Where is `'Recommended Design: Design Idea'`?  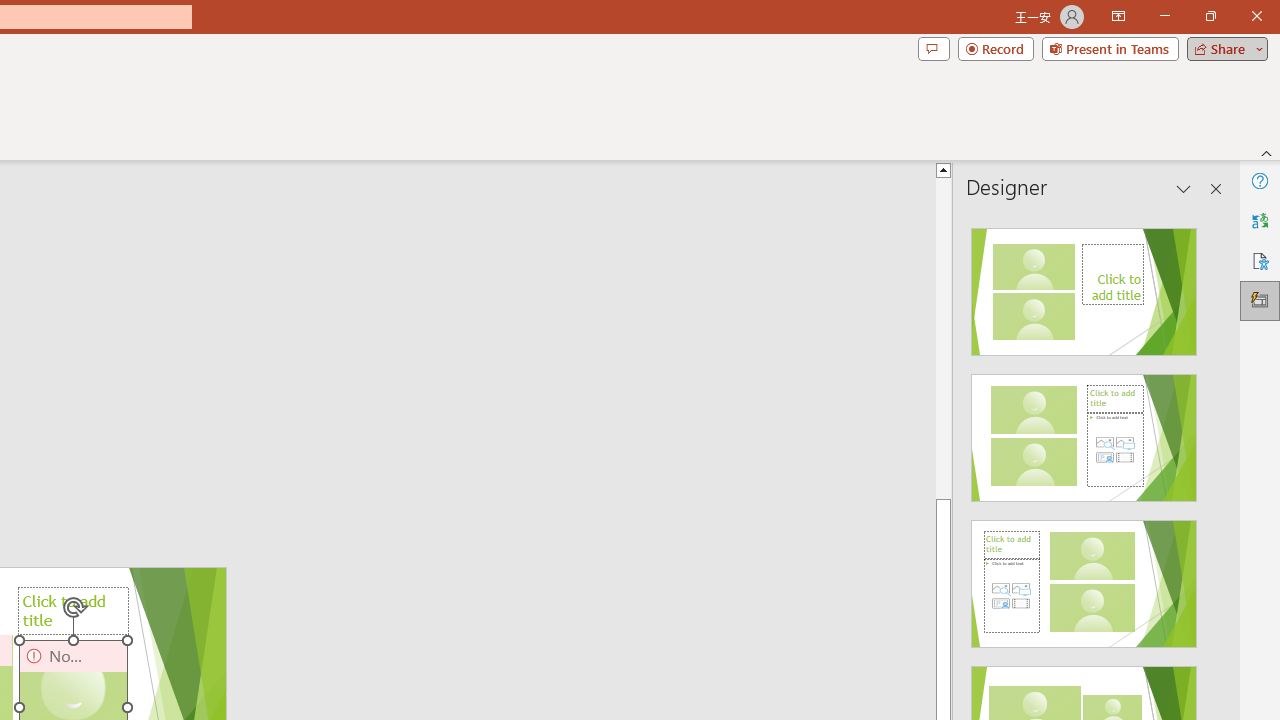 'Recommended Design: Design Idea' is located at coordinates (1083, 286).